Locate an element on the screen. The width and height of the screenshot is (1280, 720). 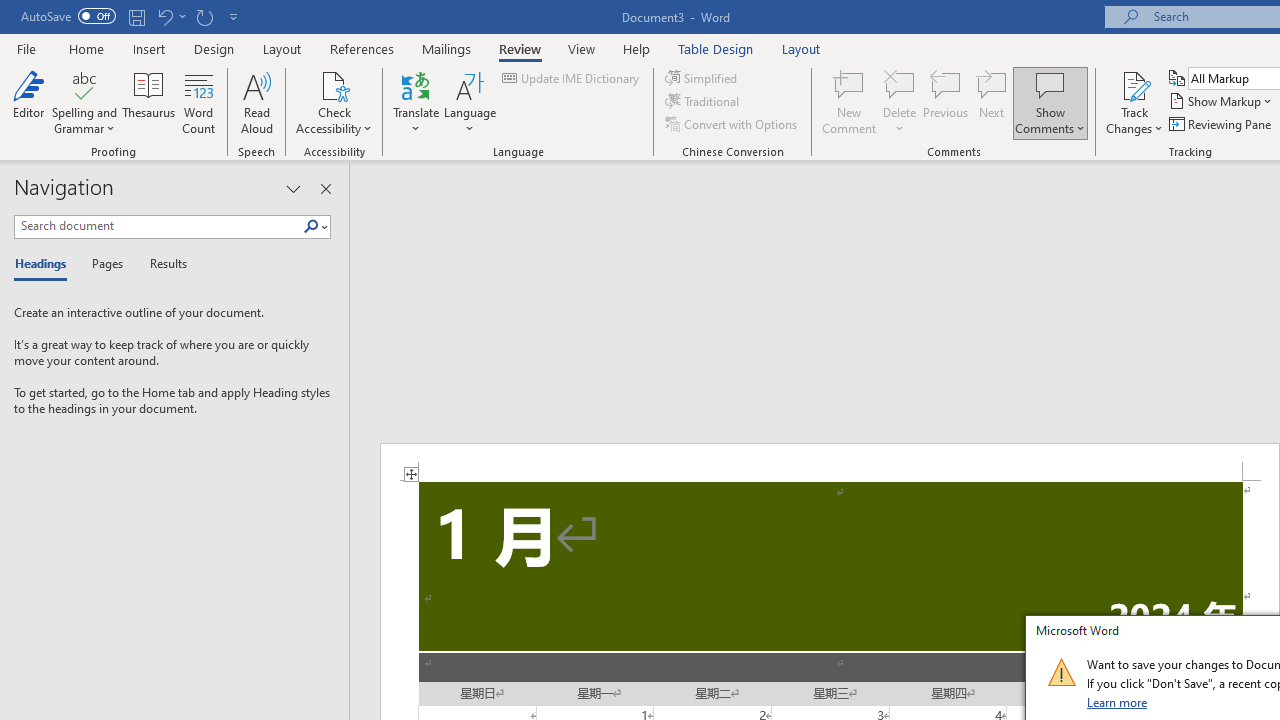
'Check Accessibility' is located at coordinates (334, 84).